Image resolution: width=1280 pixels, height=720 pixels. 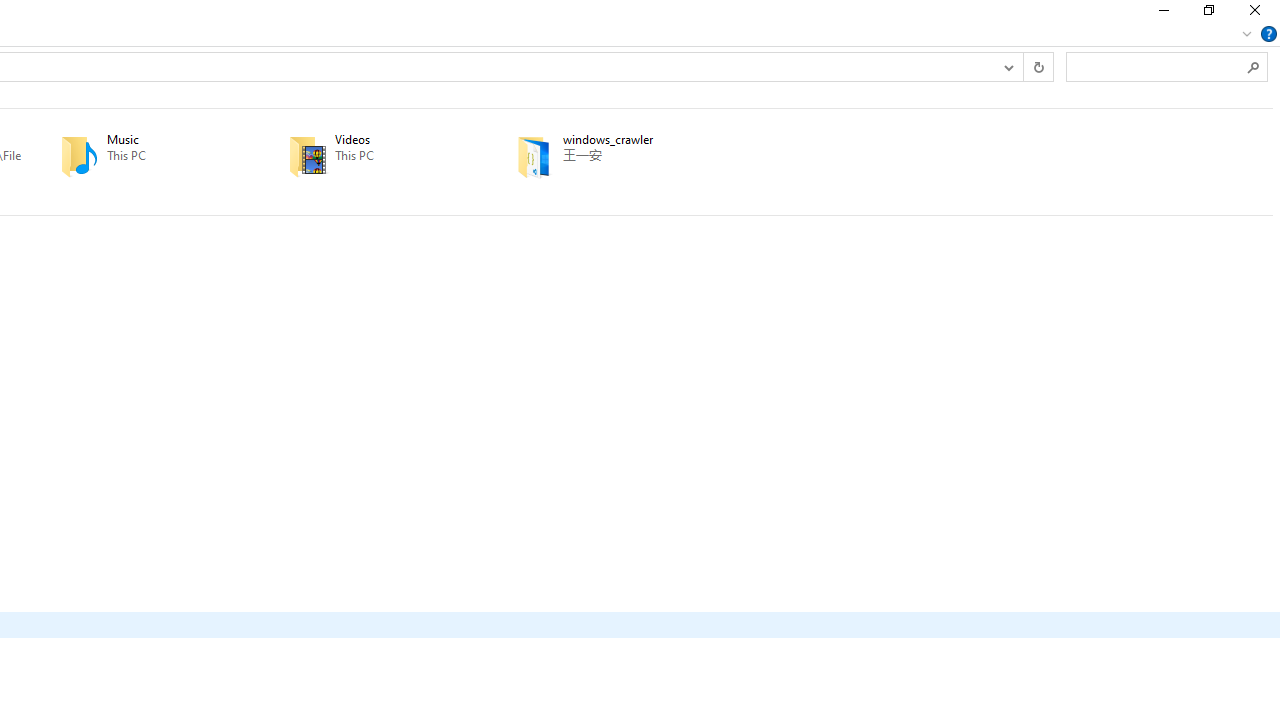 I want to click on 'Restore', so click(x=1207, y=15).